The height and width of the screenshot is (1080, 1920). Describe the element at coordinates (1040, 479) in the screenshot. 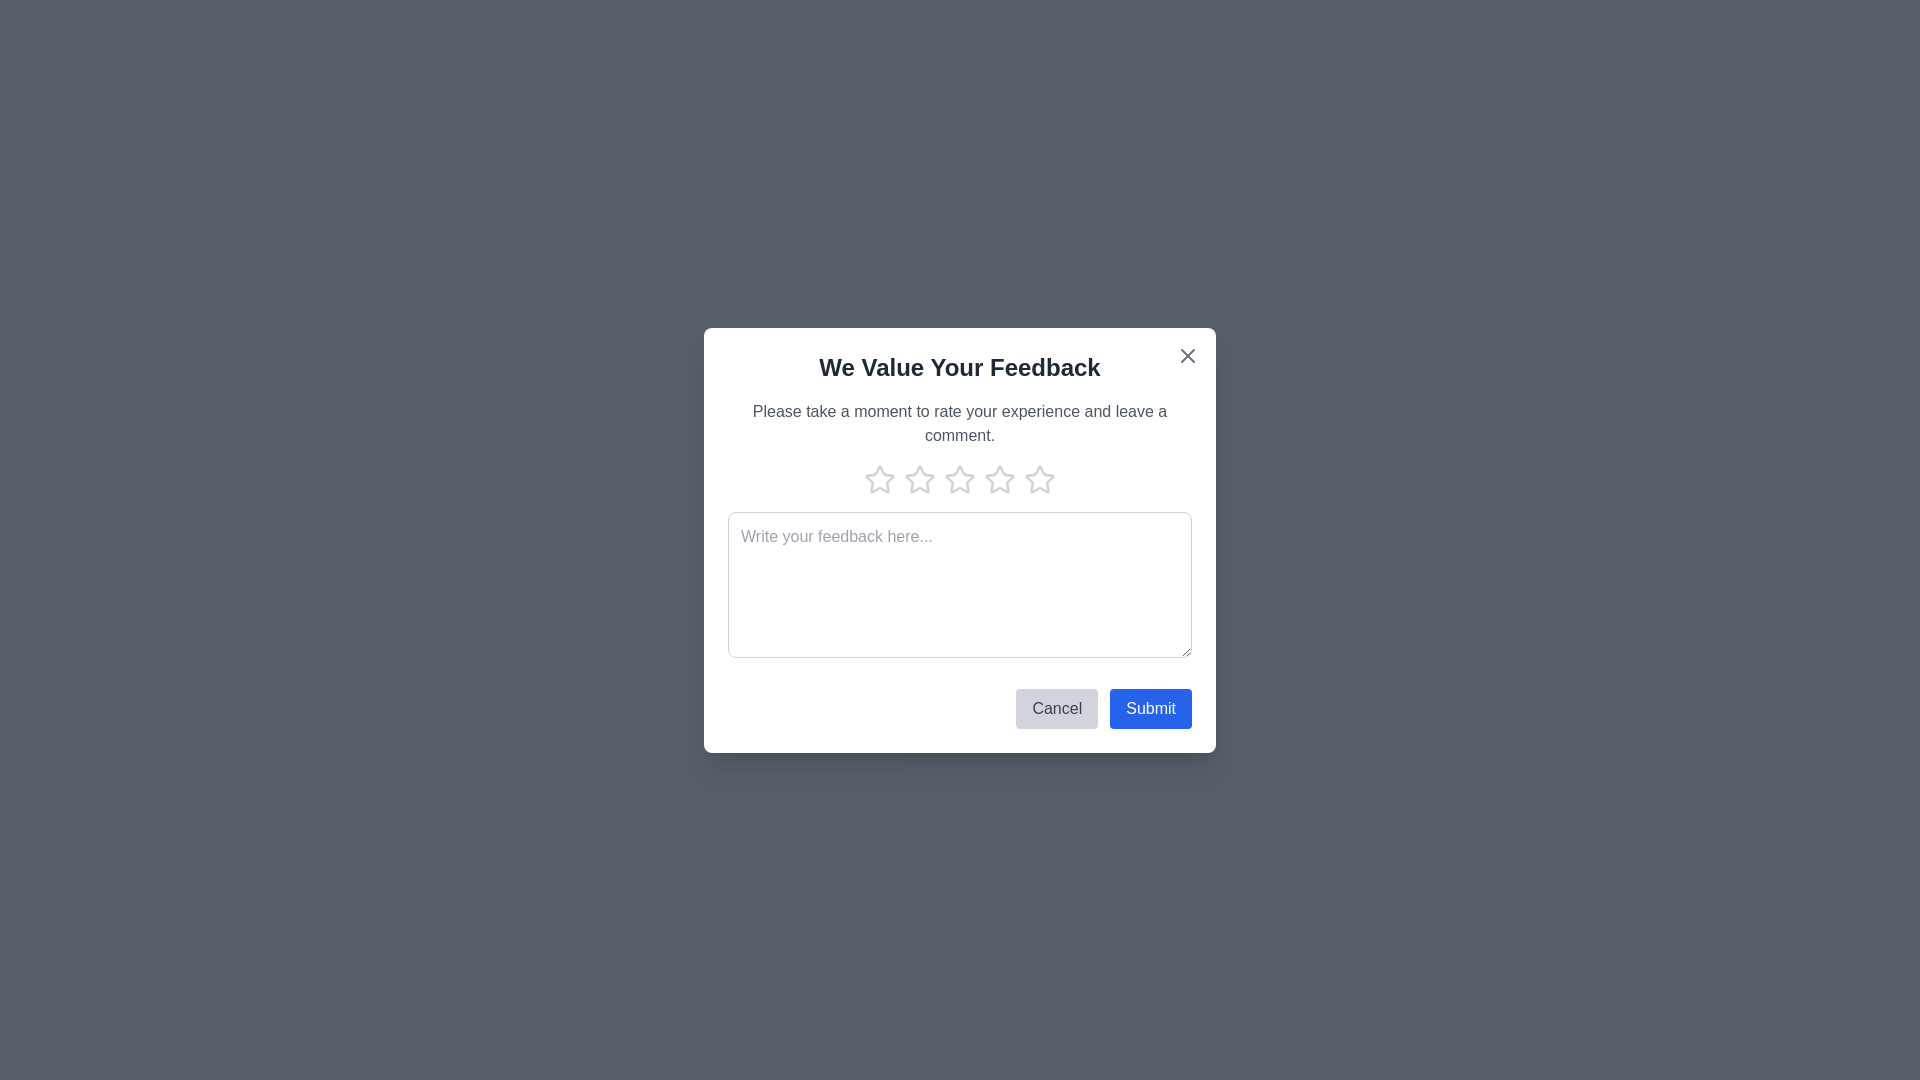

I see `the fifth star icon in the horizontal row` at that location.